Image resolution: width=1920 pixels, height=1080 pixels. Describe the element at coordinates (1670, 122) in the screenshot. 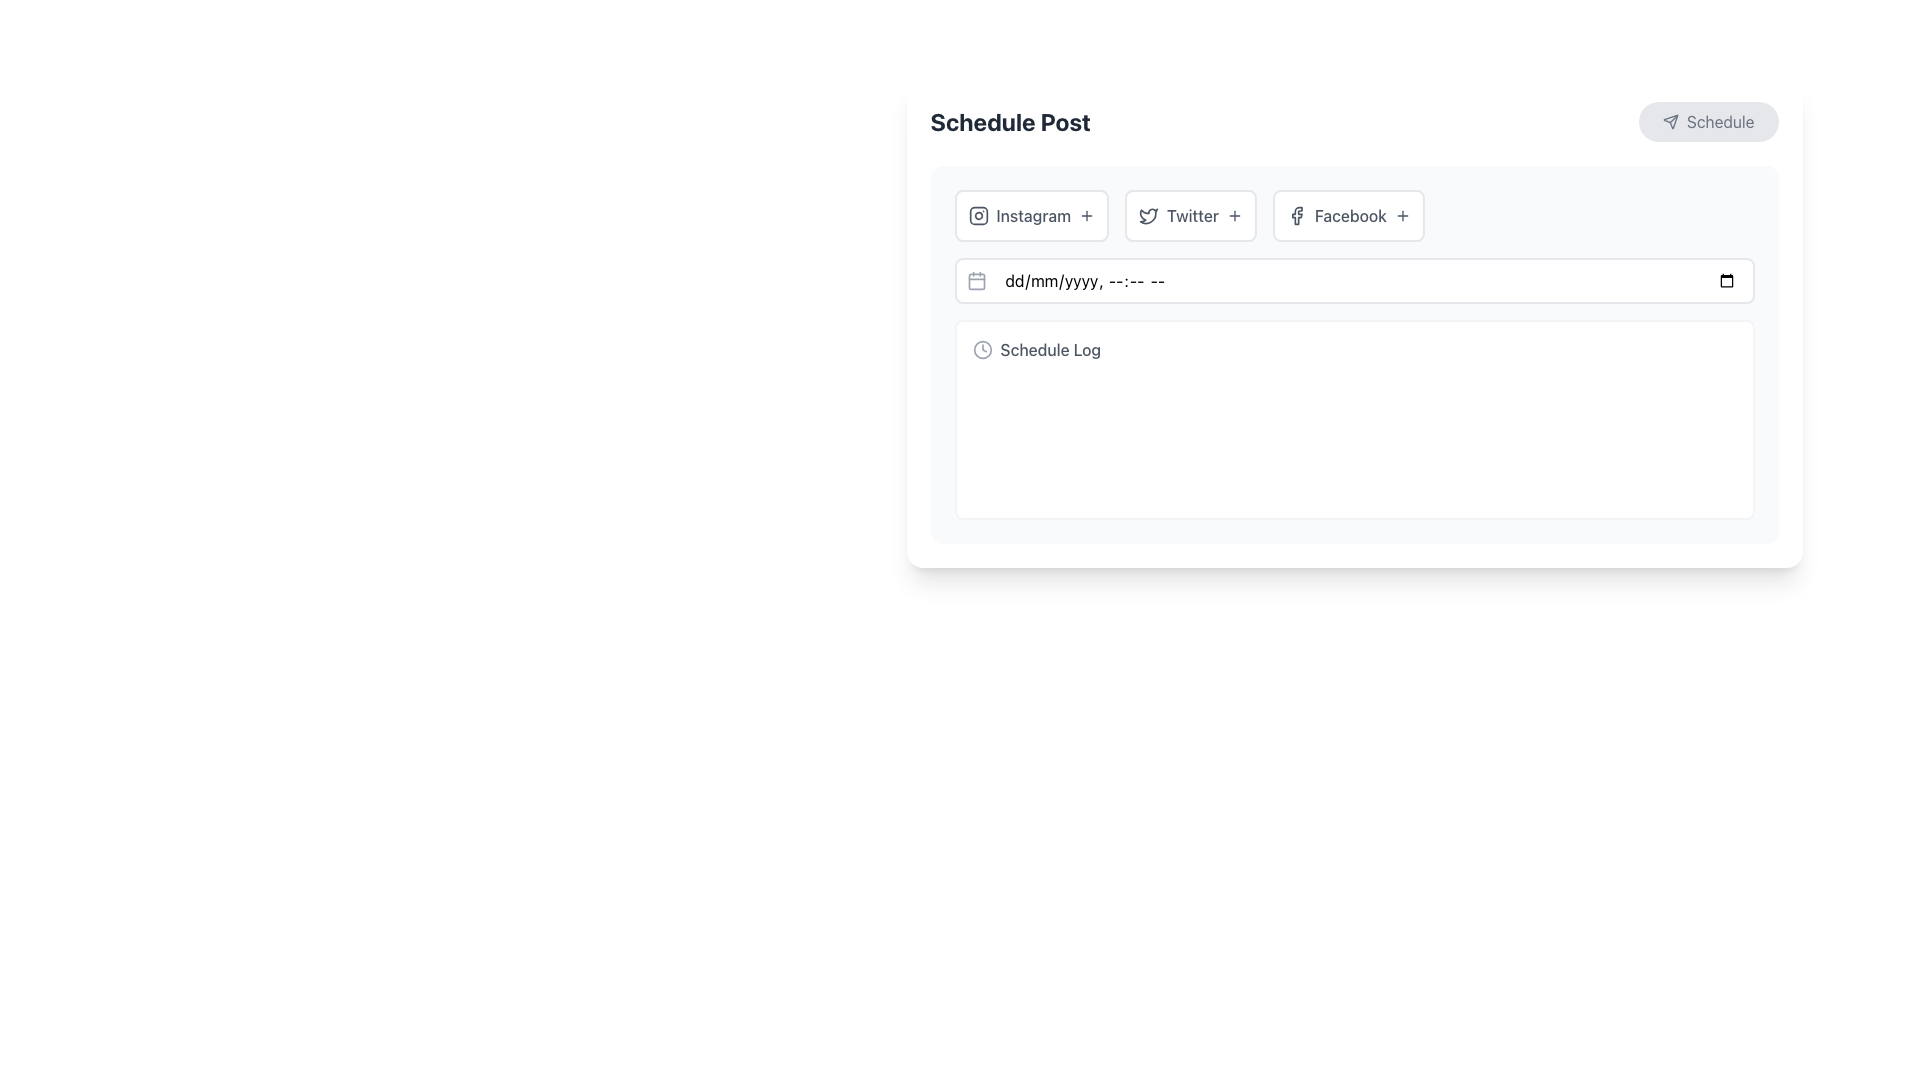

I see `the icon located at the far right upper corner of the 'Schedule' button, which is to the left of the text 'Schedule' in the 'Schedule Post' section` at that location.